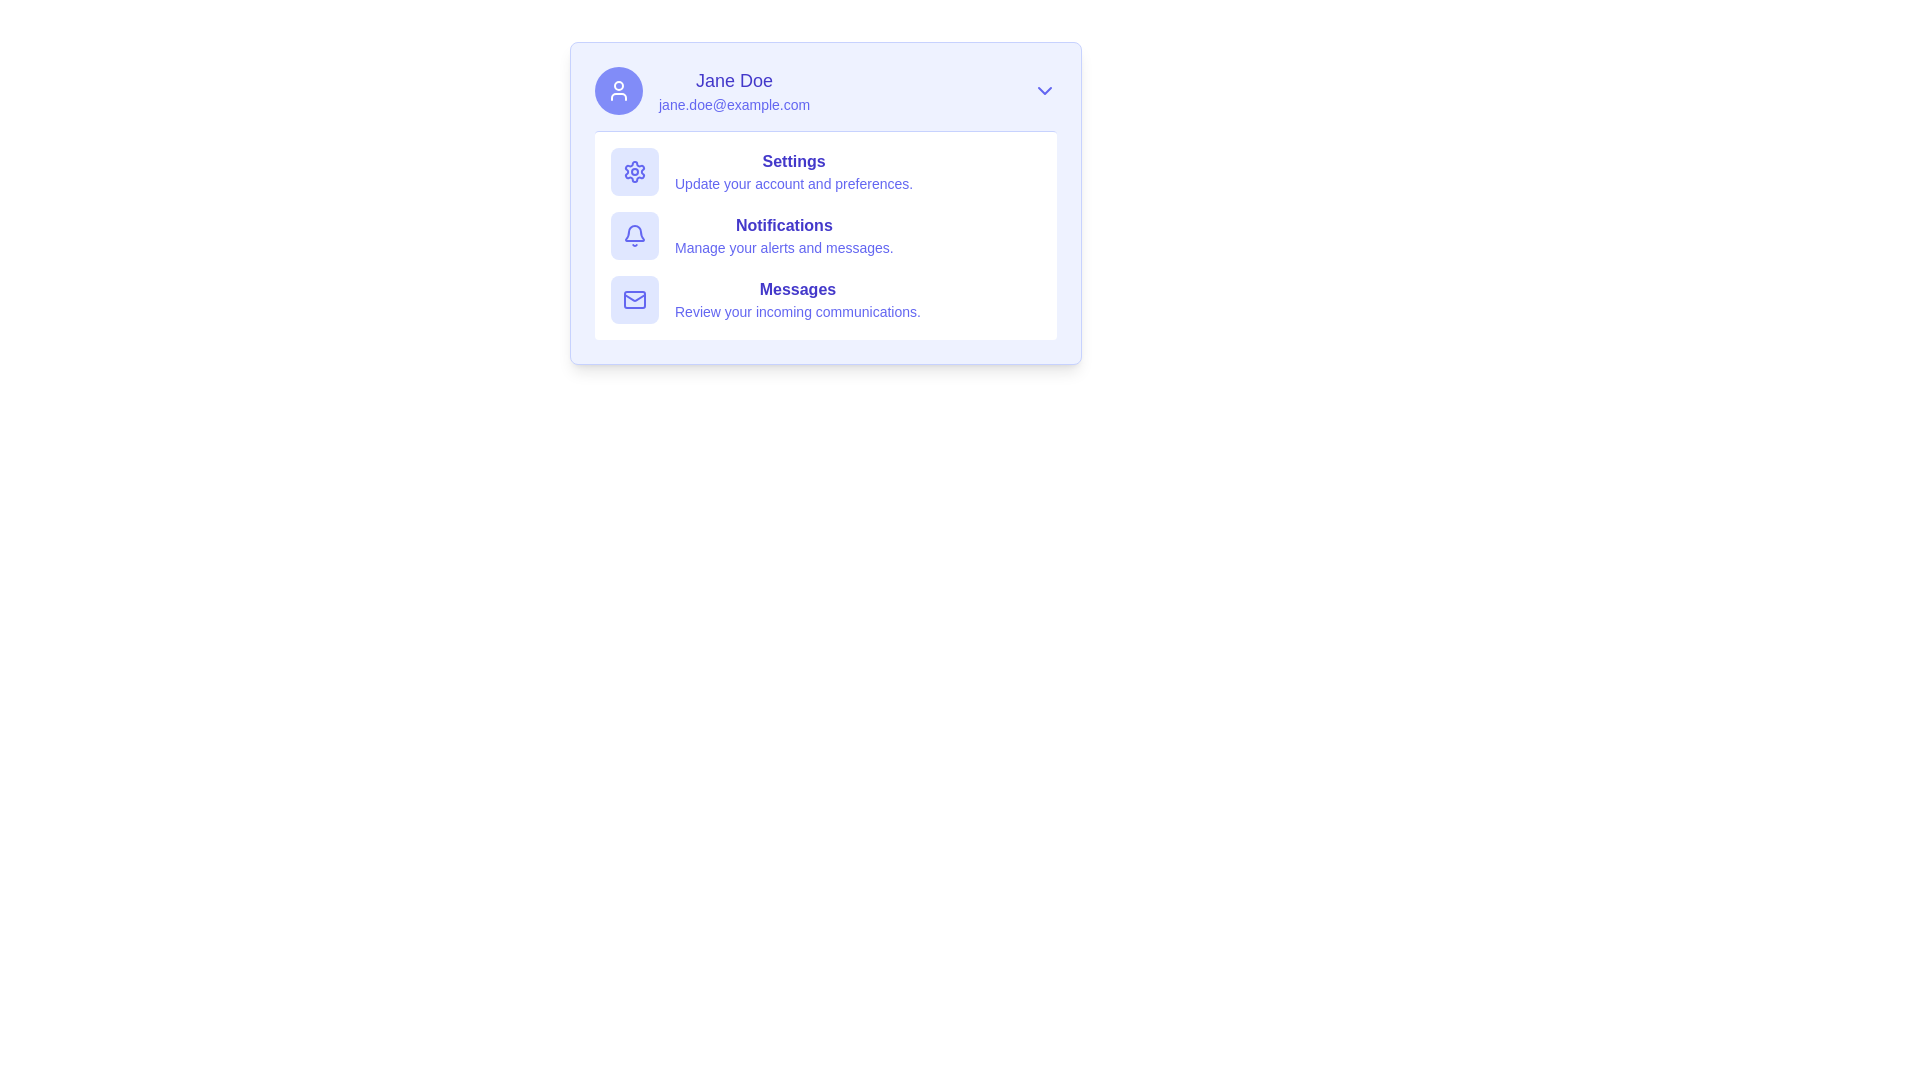  I want to click on the descriptive text that says 'Update your account and preferences.', which is styled in a smaller font size and light indigo color, located beneath the 'Settings' title, so click(793, 184).